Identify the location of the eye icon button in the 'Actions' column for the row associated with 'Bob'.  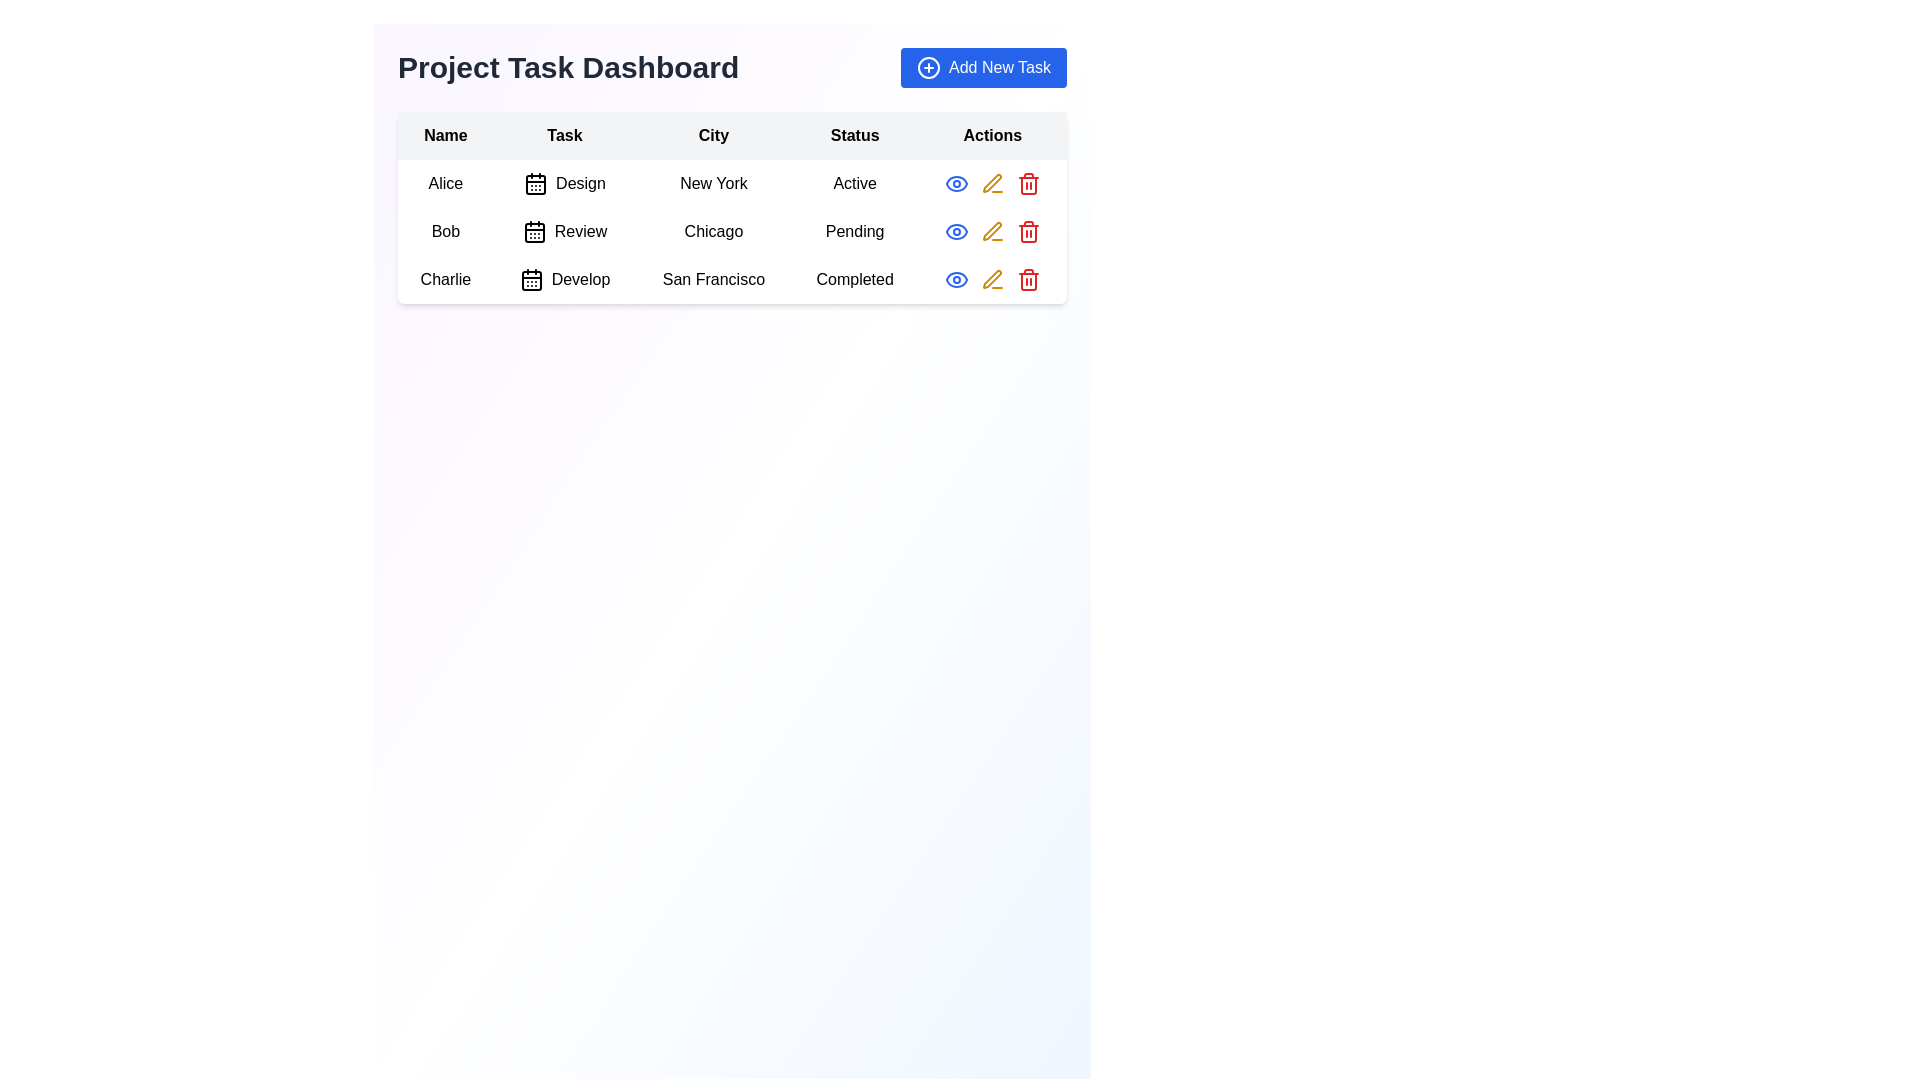
(955, 230).